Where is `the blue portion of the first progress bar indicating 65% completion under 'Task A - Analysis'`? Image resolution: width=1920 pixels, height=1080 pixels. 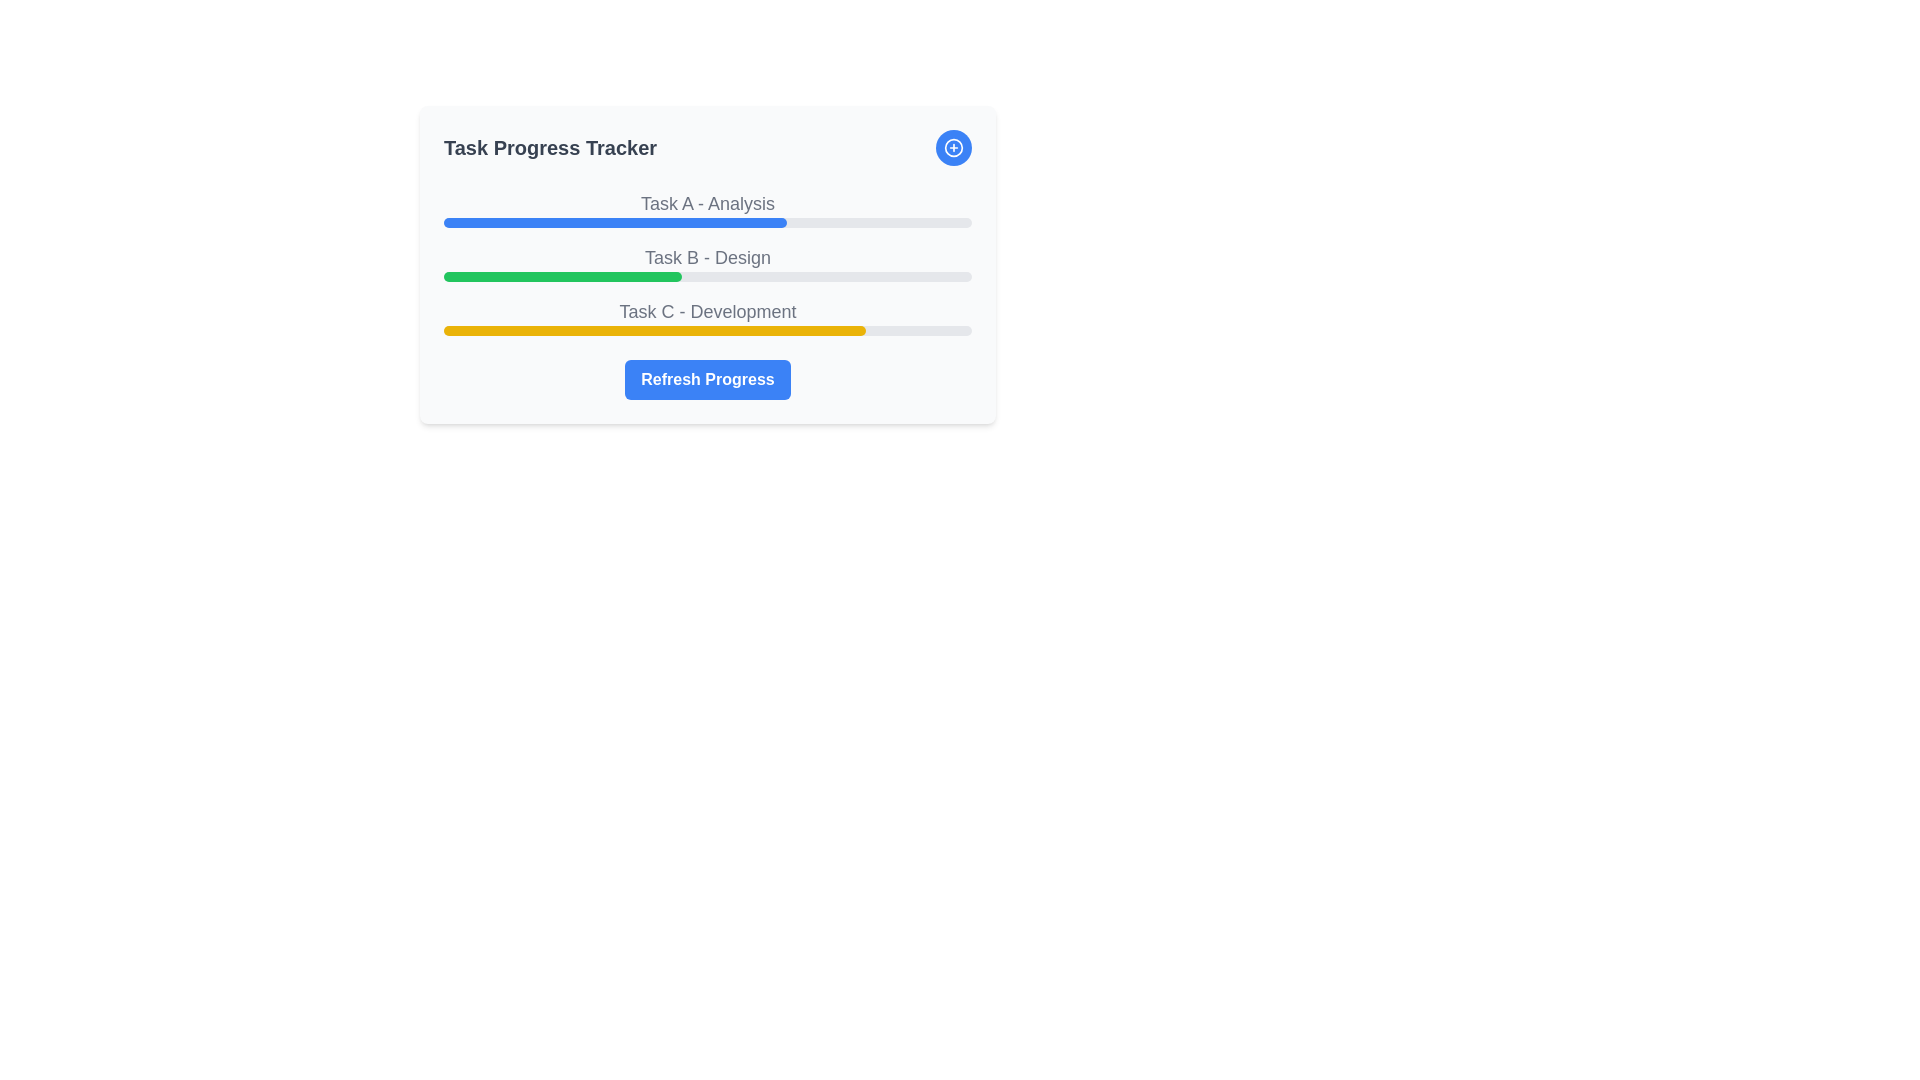
the blue portion of the first progress bar indicating 65% completion under 'Task A - Analysis' is located at coordinates (614, 223).